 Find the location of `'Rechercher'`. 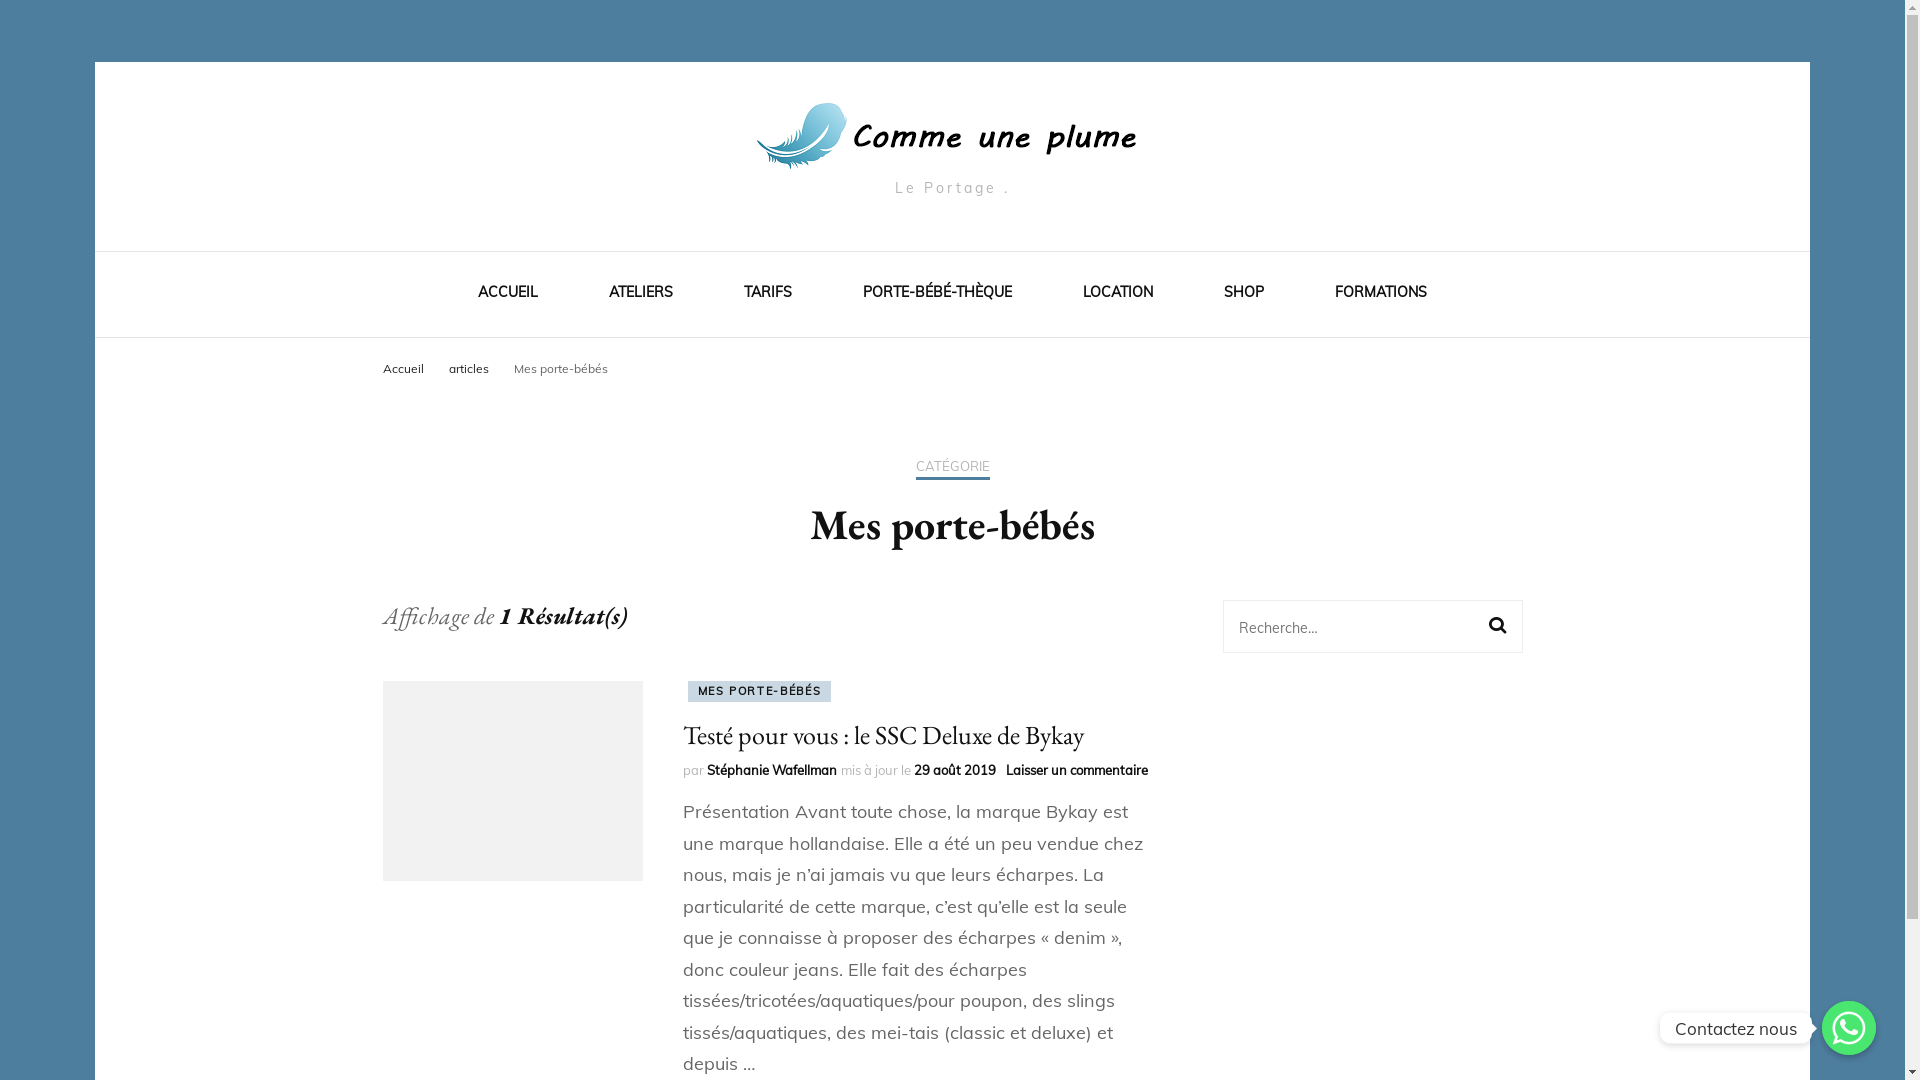

'Rechercher' is located at coordinates (1488, 624).